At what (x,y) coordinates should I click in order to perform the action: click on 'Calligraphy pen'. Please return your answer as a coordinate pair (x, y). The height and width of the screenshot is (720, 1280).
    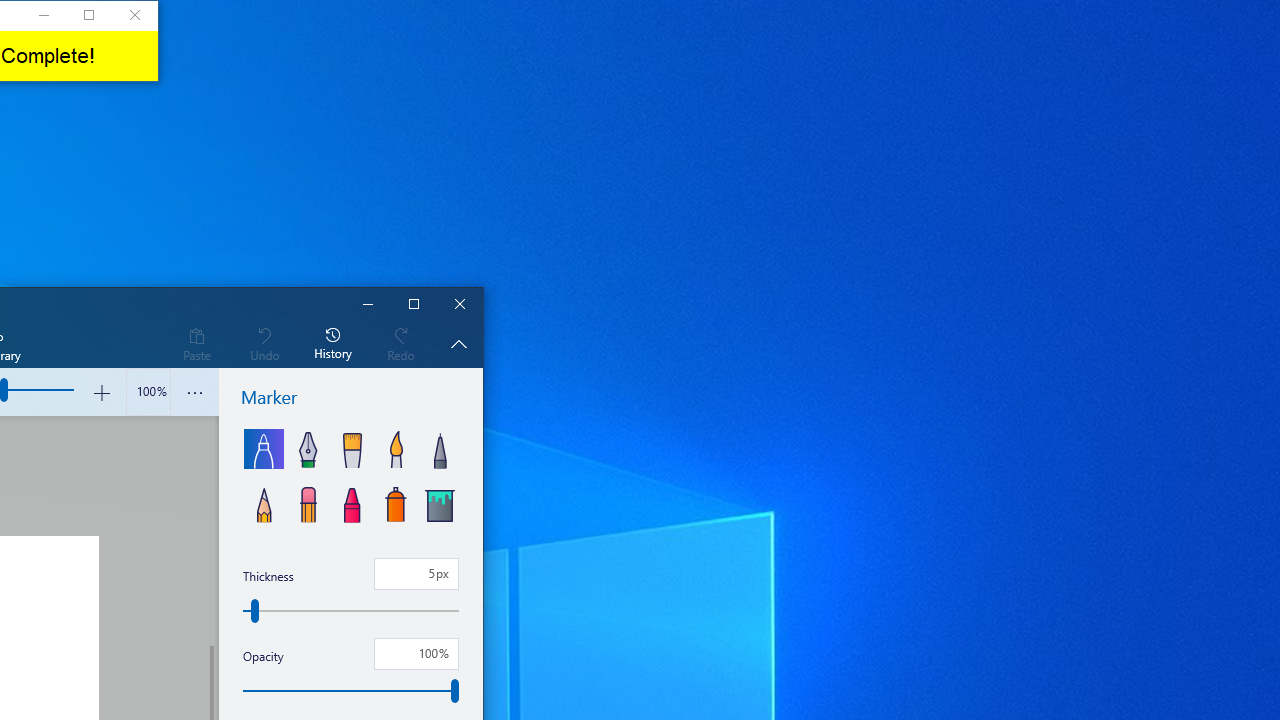
    Looking at the image, I should click on (306, 447).